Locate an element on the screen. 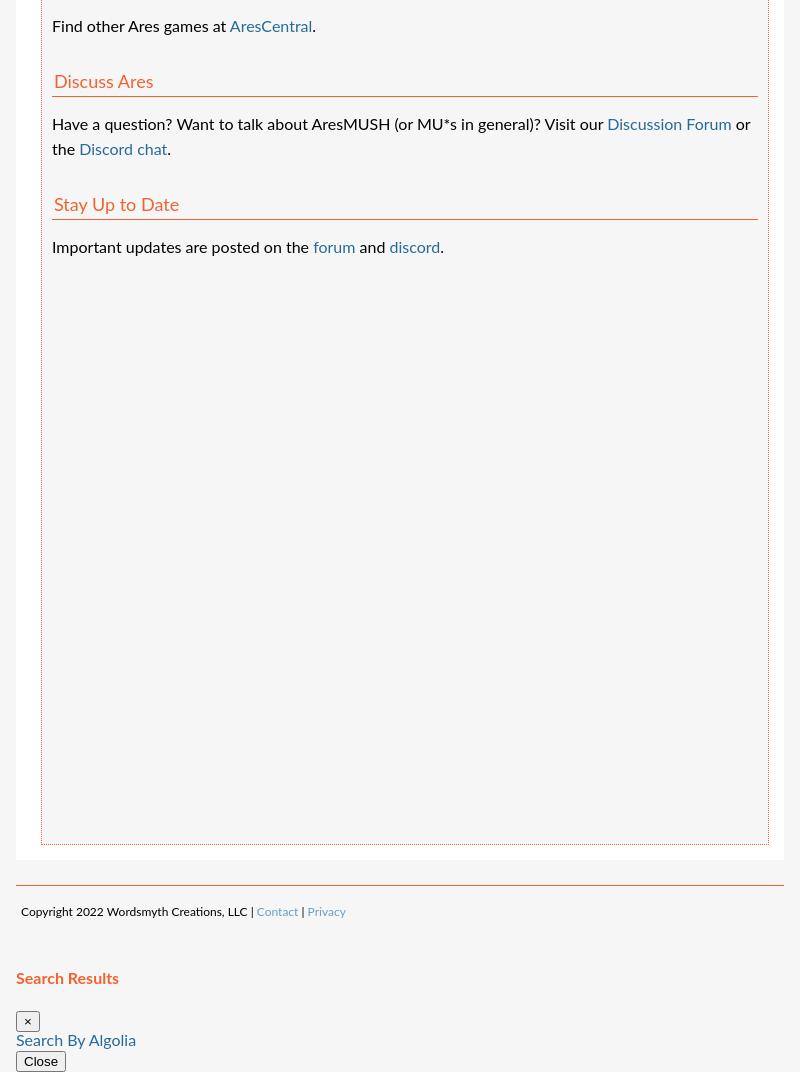 This screenshot has height=1072, width=800. 'Have a question?  Want to talk about AresMUSH (or MU*s in general)?  Visit our' is located at coordinates (328, 124).